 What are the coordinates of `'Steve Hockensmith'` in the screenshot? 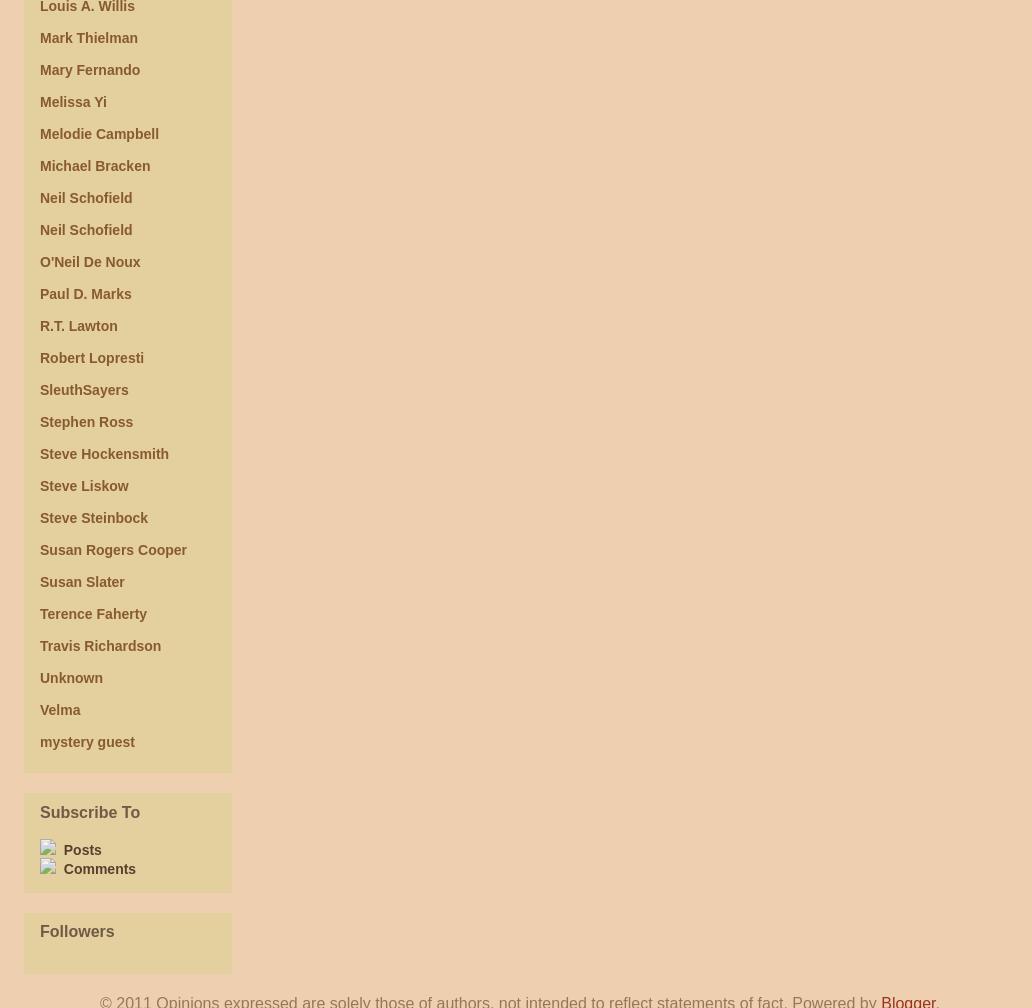 It's located at (40, 454).